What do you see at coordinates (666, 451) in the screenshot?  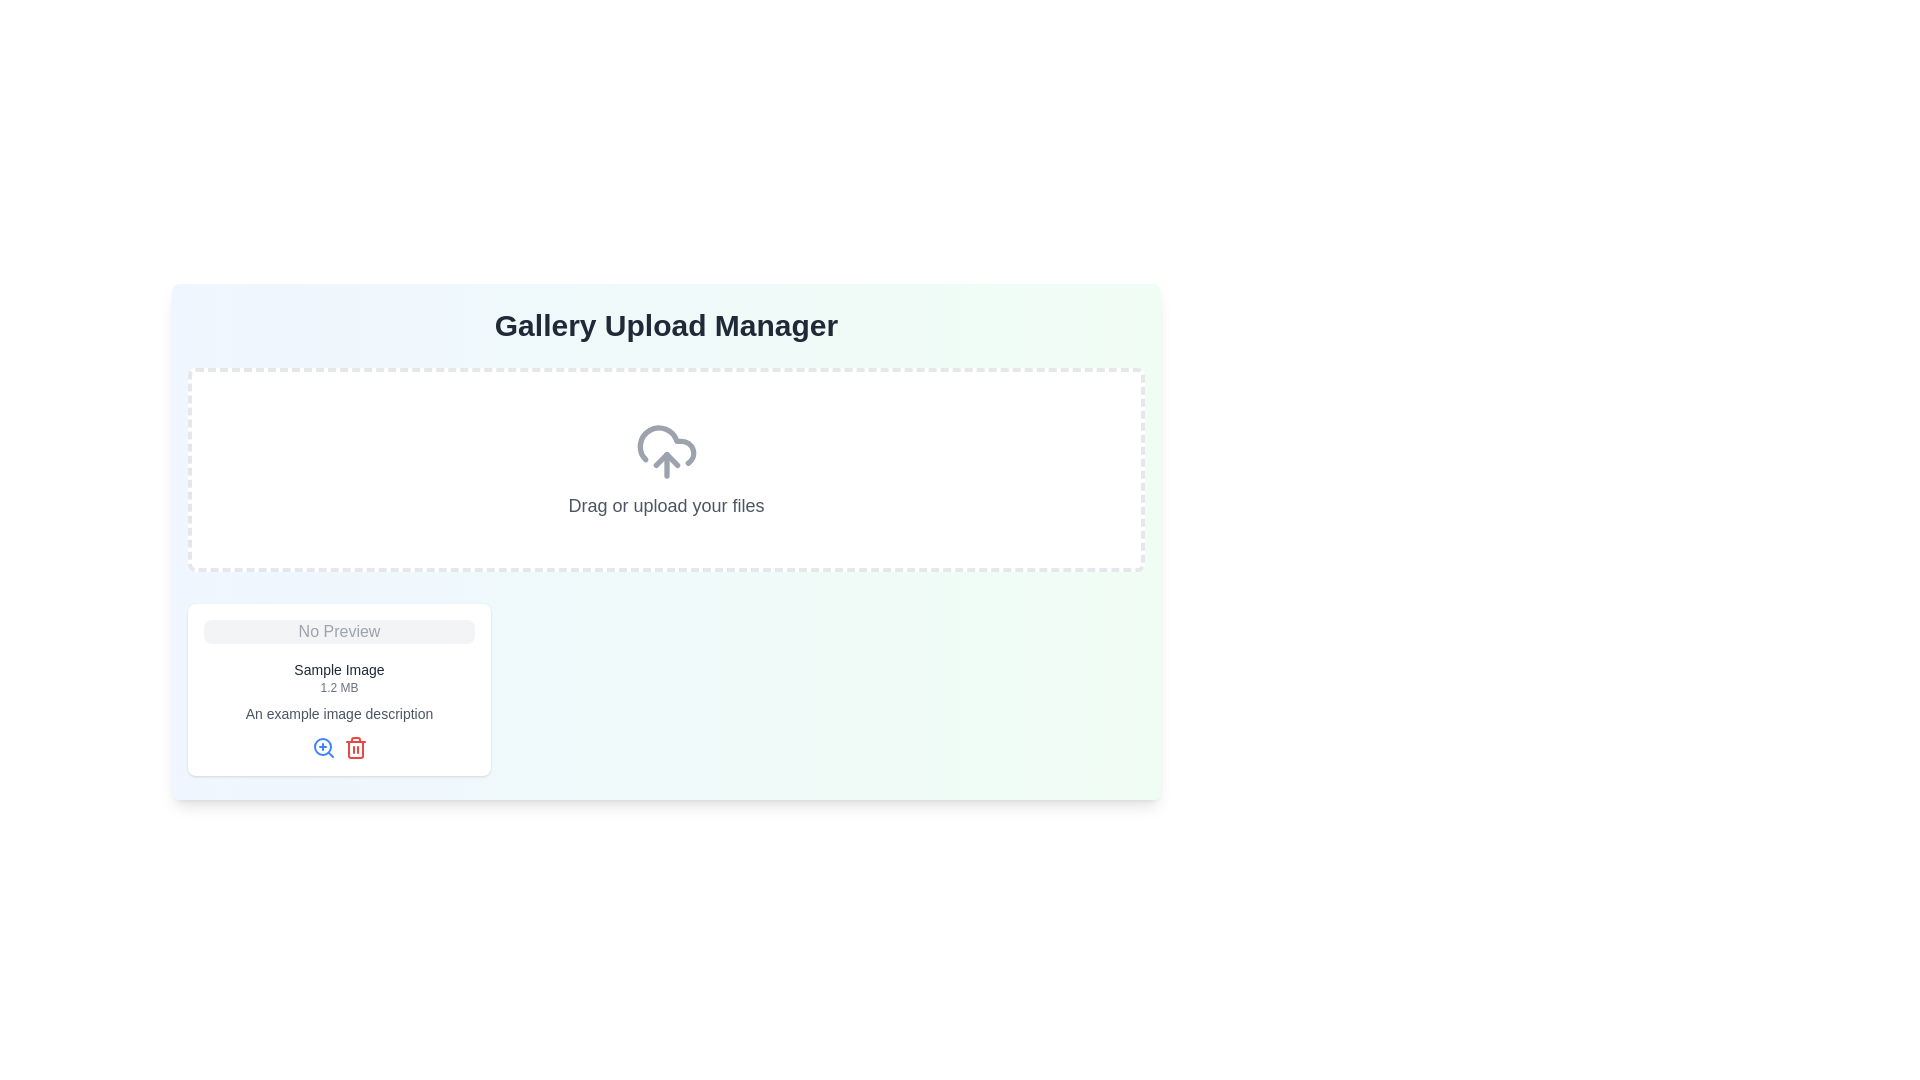 I see `the upload icon which visually represents the function of uploading files, as indicated by its placement within a dashed rectangular area with the text 'Drag or upload your files' underneath` at bounding box center [666, 451].